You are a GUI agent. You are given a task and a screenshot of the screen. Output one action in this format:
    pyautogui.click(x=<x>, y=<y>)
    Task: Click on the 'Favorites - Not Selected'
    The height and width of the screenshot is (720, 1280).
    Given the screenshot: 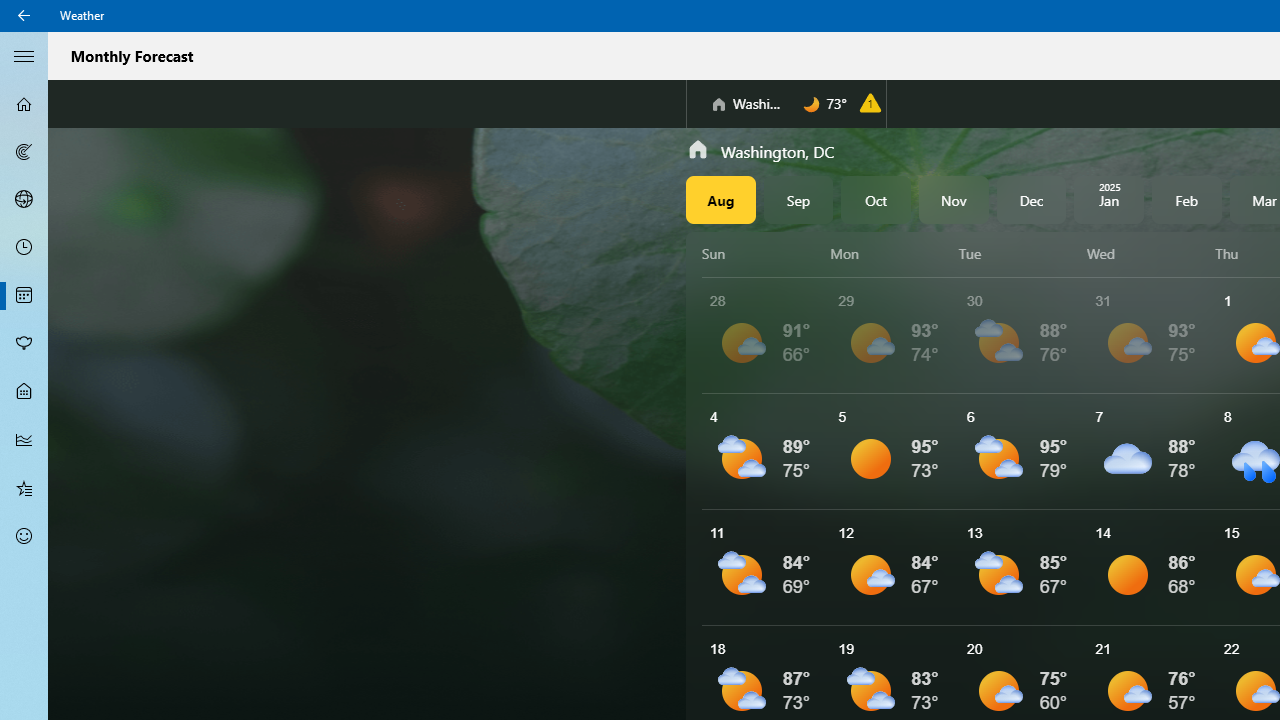 What is the action you would take?
    pyautogui.click(x=24, y=487)
    